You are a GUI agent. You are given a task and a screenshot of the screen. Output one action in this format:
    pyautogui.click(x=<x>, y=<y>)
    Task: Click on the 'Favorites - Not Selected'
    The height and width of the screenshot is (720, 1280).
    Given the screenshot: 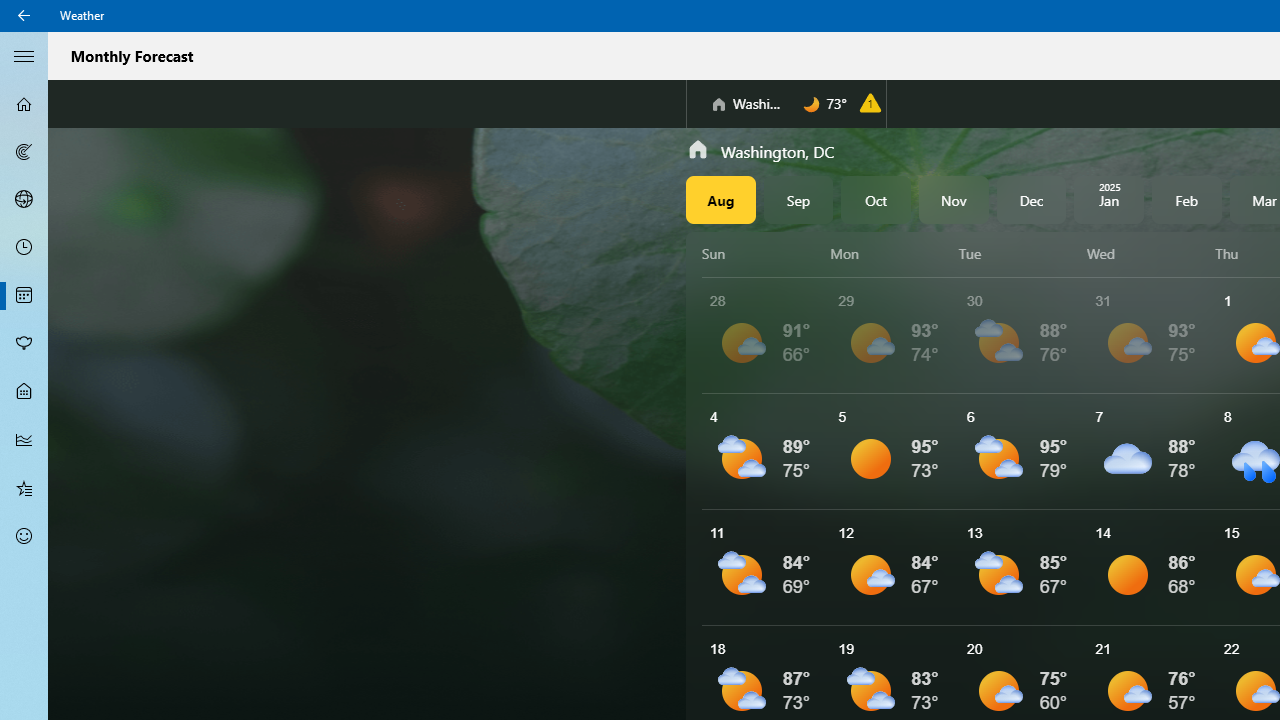 What is the action you would take?
    pyautogui.click(x=24, y=487)
    